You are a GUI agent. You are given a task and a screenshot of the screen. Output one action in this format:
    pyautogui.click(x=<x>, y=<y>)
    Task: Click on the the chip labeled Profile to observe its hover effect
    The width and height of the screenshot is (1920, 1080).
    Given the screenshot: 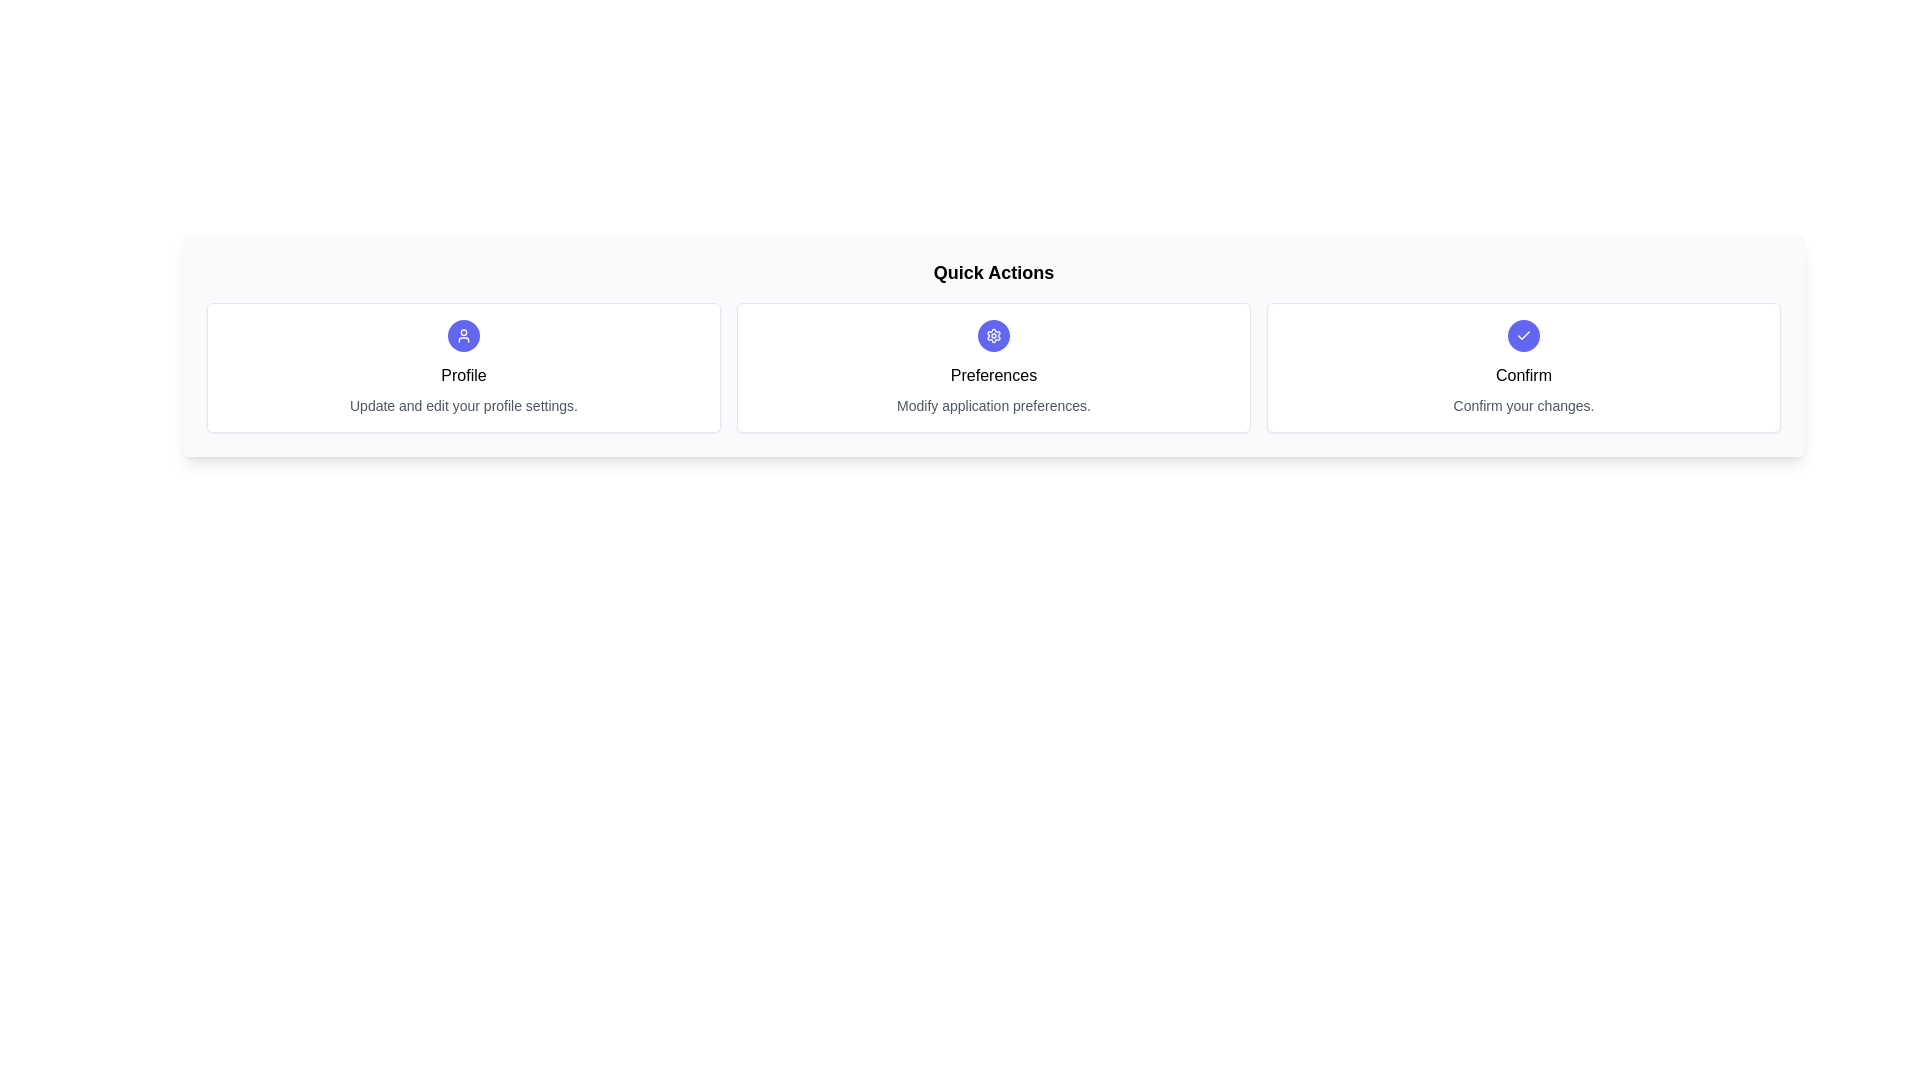 What is the action you would take?
    pyautogui.click(x=463, y=367)
    